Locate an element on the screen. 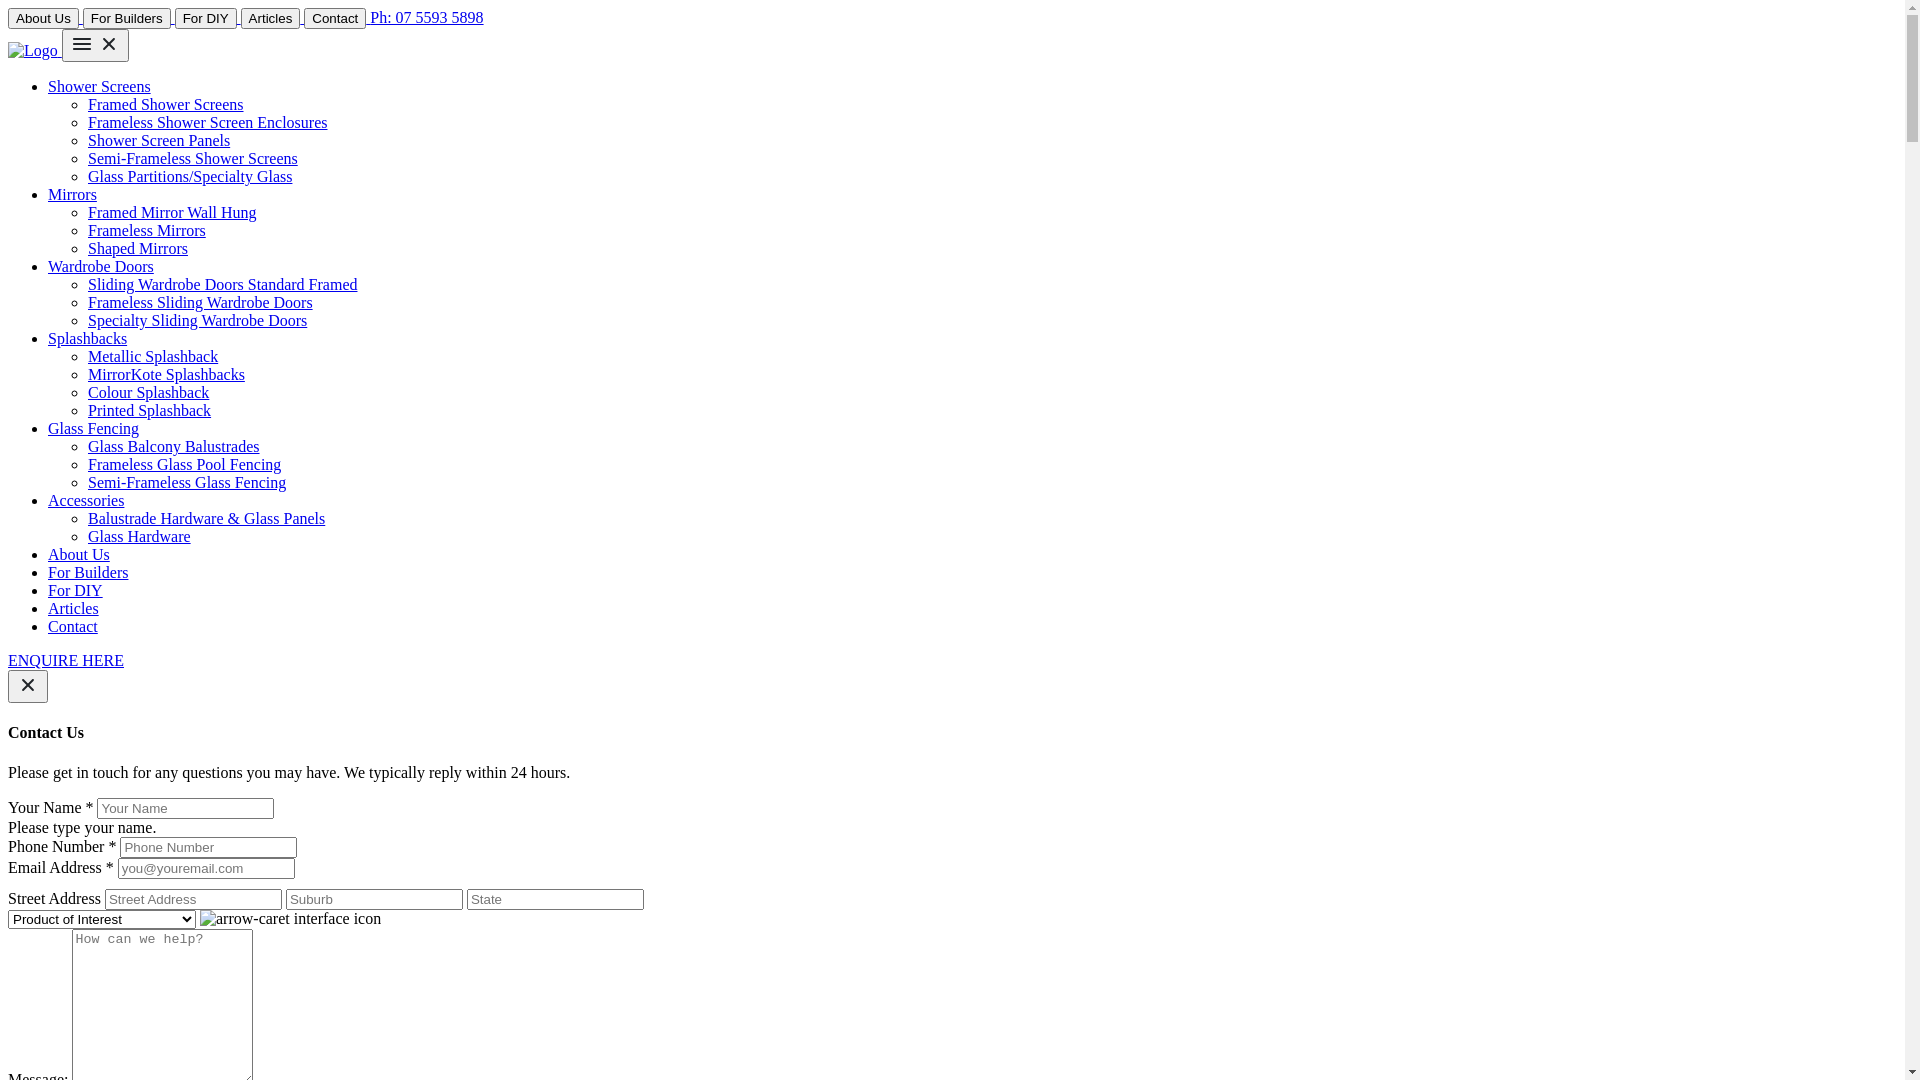  'Semi-Frameless Shower Screens' is located at coordinates (192, 157).